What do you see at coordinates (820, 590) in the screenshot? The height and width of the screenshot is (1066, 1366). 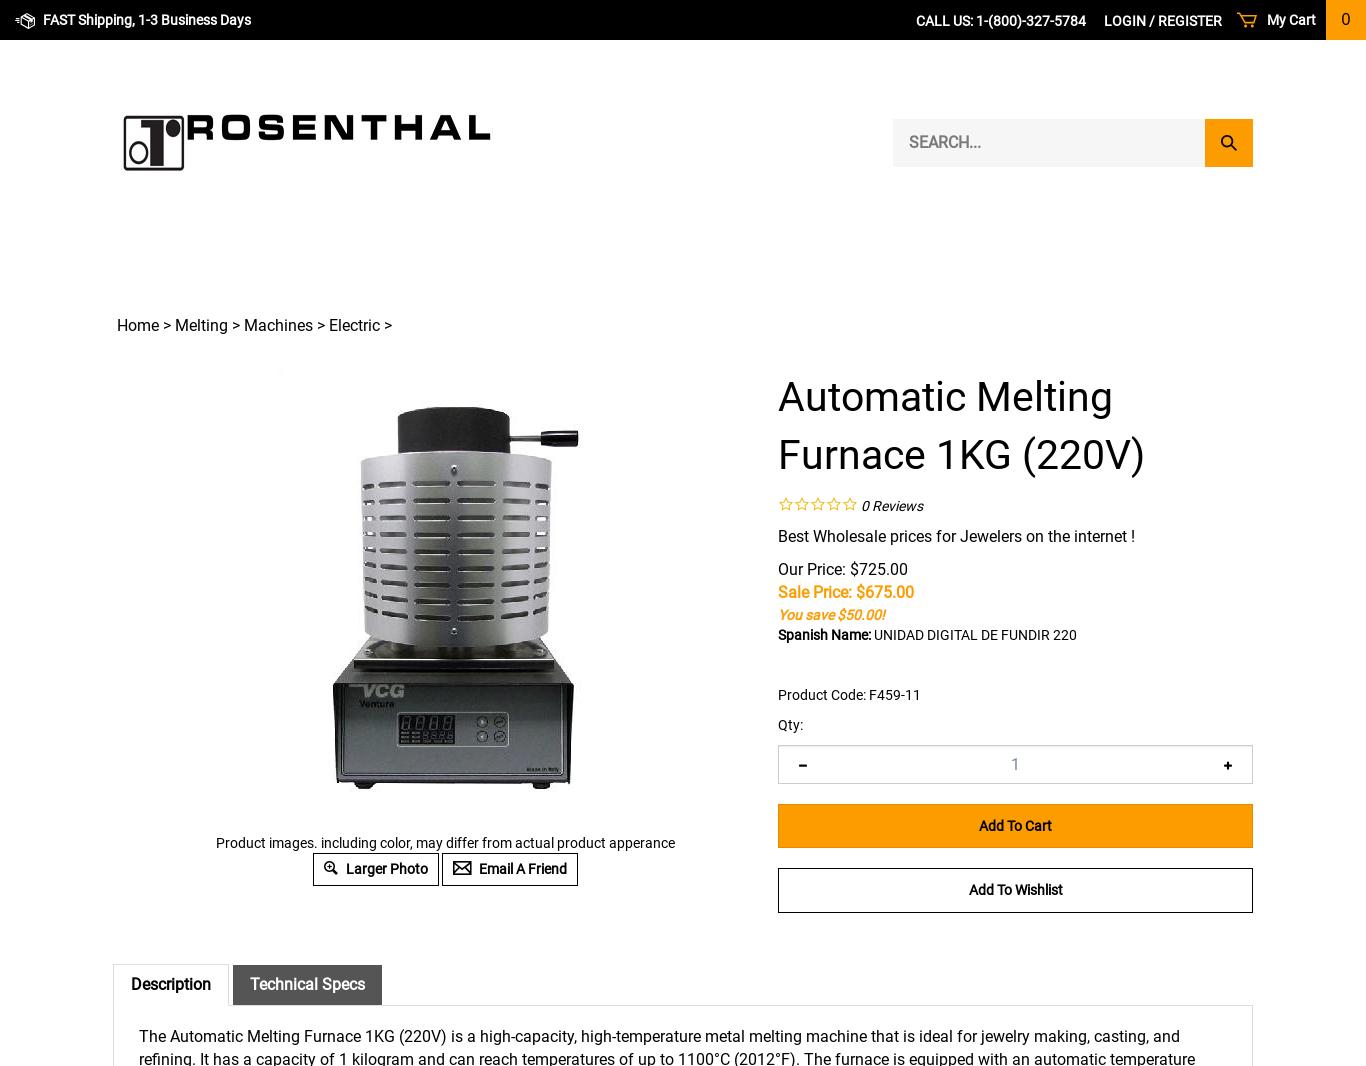 I see `'Sale Price: $'` at bounding box center [820, 590].